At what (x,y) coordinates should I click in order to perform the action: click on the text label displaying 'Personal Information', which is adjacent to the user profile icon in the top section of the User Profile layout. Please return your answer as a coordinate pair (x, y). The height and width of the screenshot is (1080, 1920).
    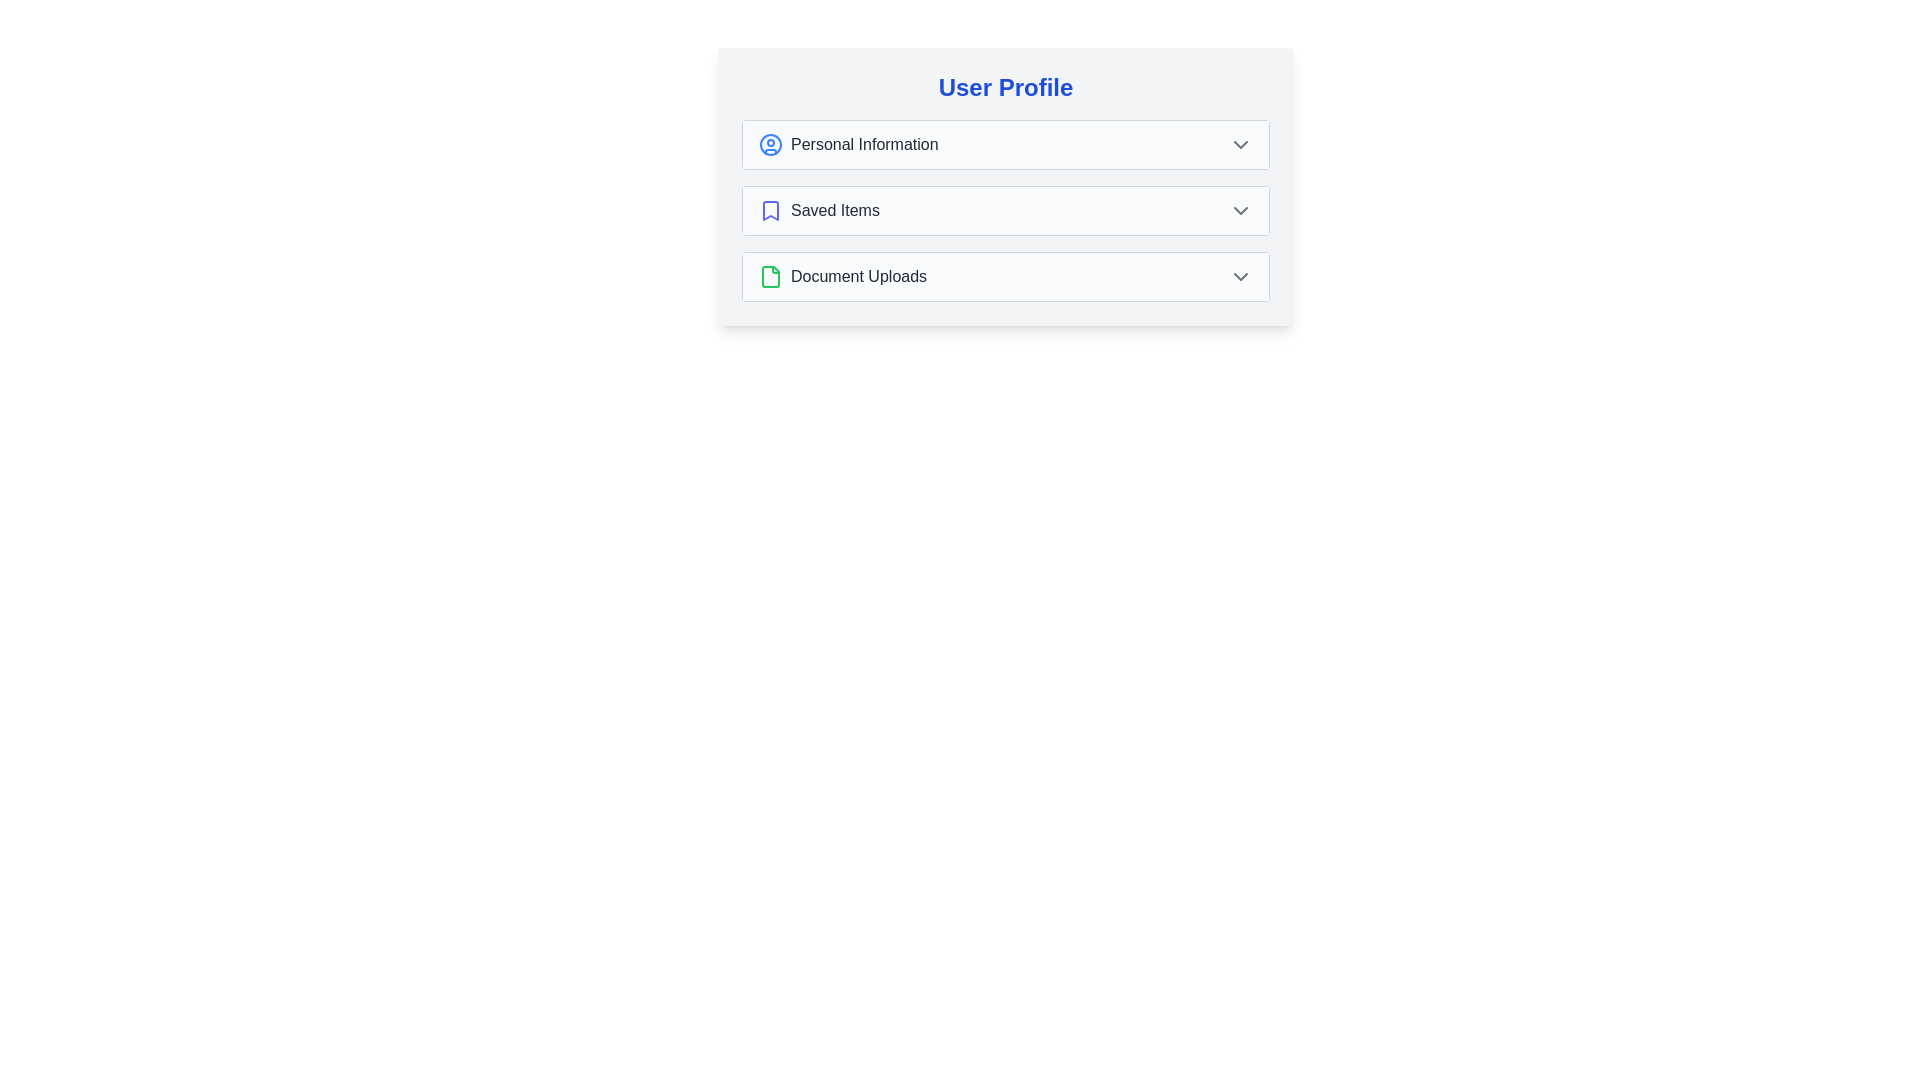
    Looking at the image, I should click on (864, 144).